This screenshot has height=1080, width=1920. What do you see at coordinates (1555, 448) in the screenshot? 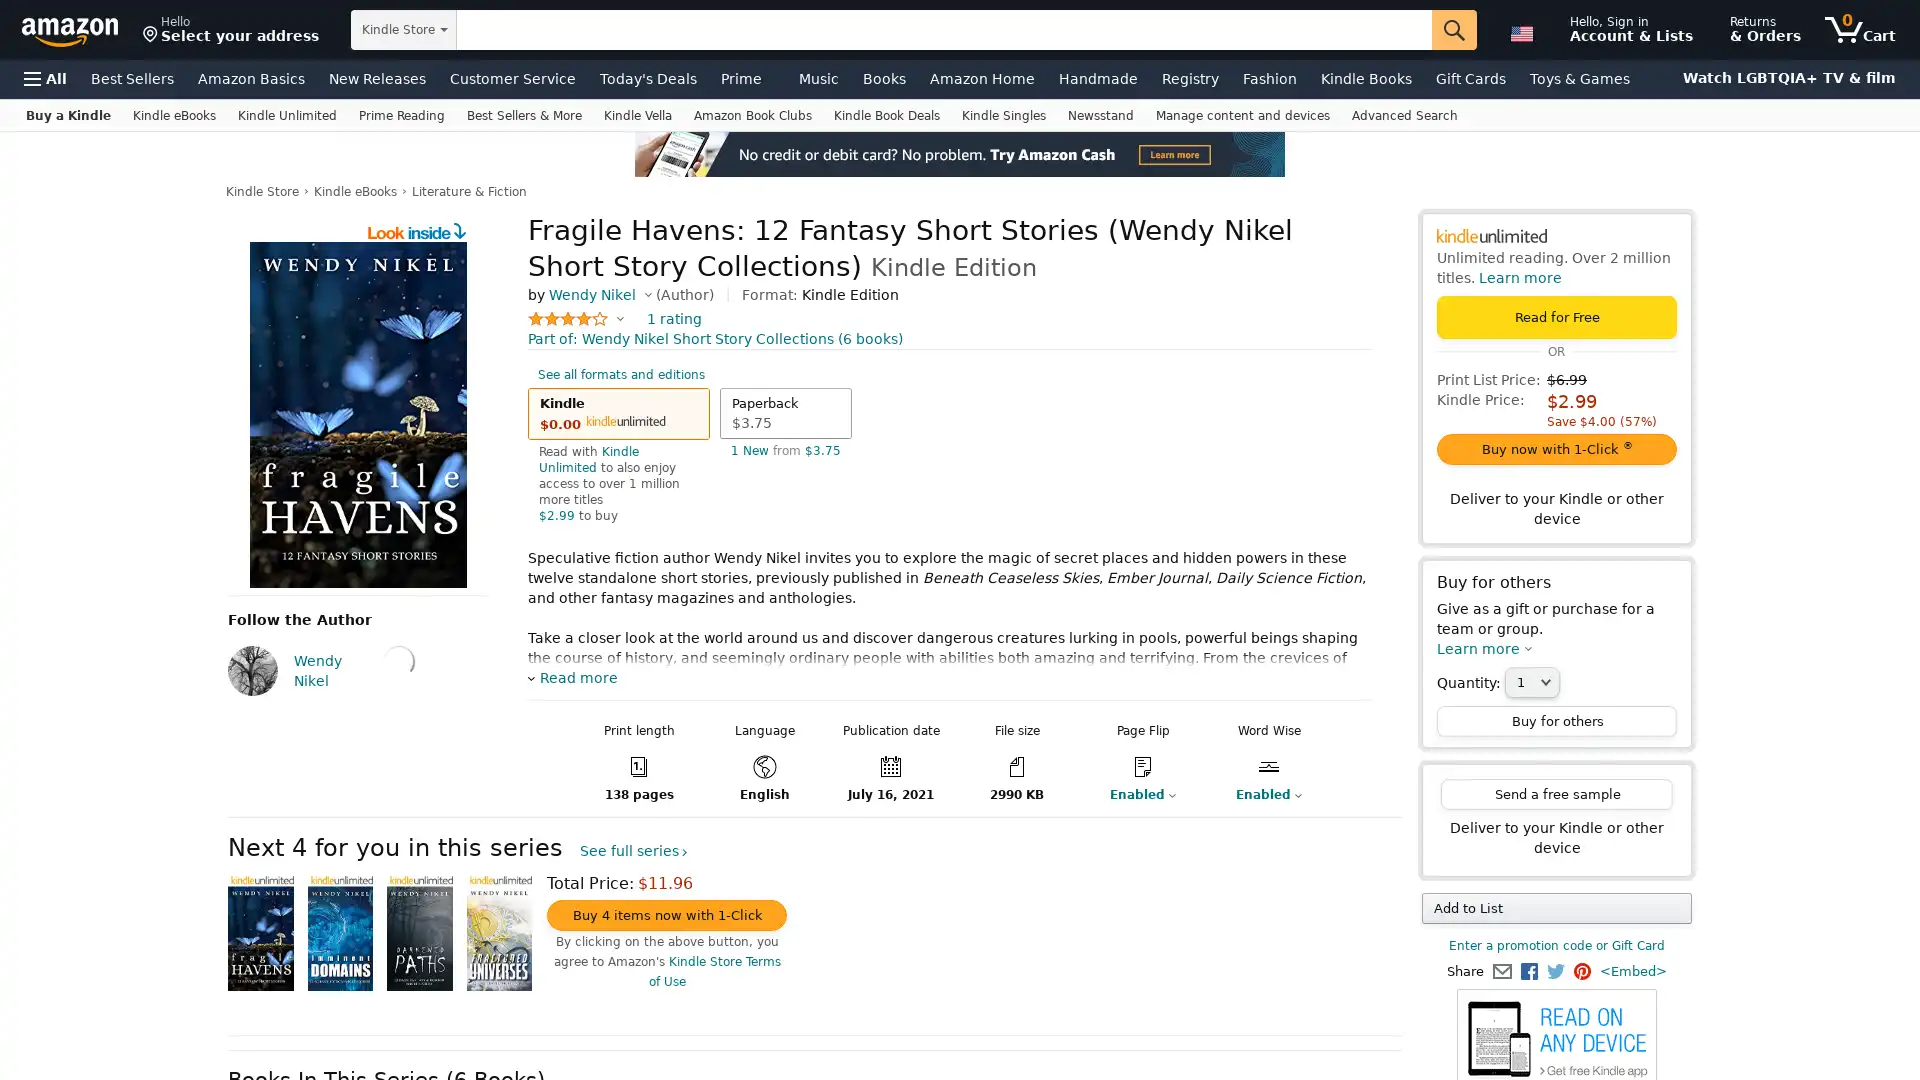
I see `Buy now with 1-Click` at bounding box center [1555, 448].